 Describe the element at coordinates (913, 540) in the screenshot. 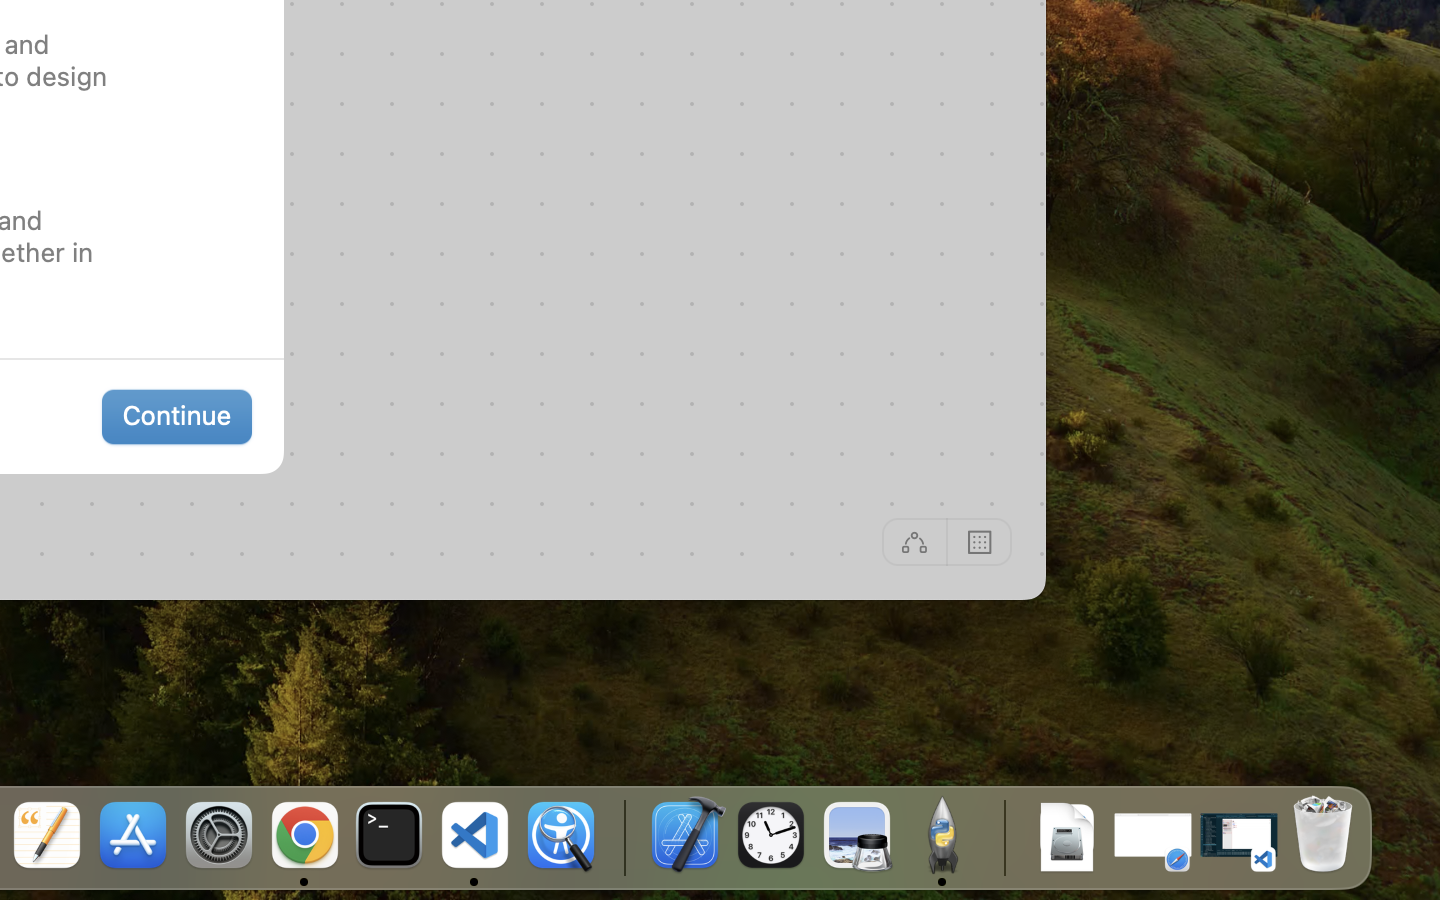

I see `'Off'` at that location.